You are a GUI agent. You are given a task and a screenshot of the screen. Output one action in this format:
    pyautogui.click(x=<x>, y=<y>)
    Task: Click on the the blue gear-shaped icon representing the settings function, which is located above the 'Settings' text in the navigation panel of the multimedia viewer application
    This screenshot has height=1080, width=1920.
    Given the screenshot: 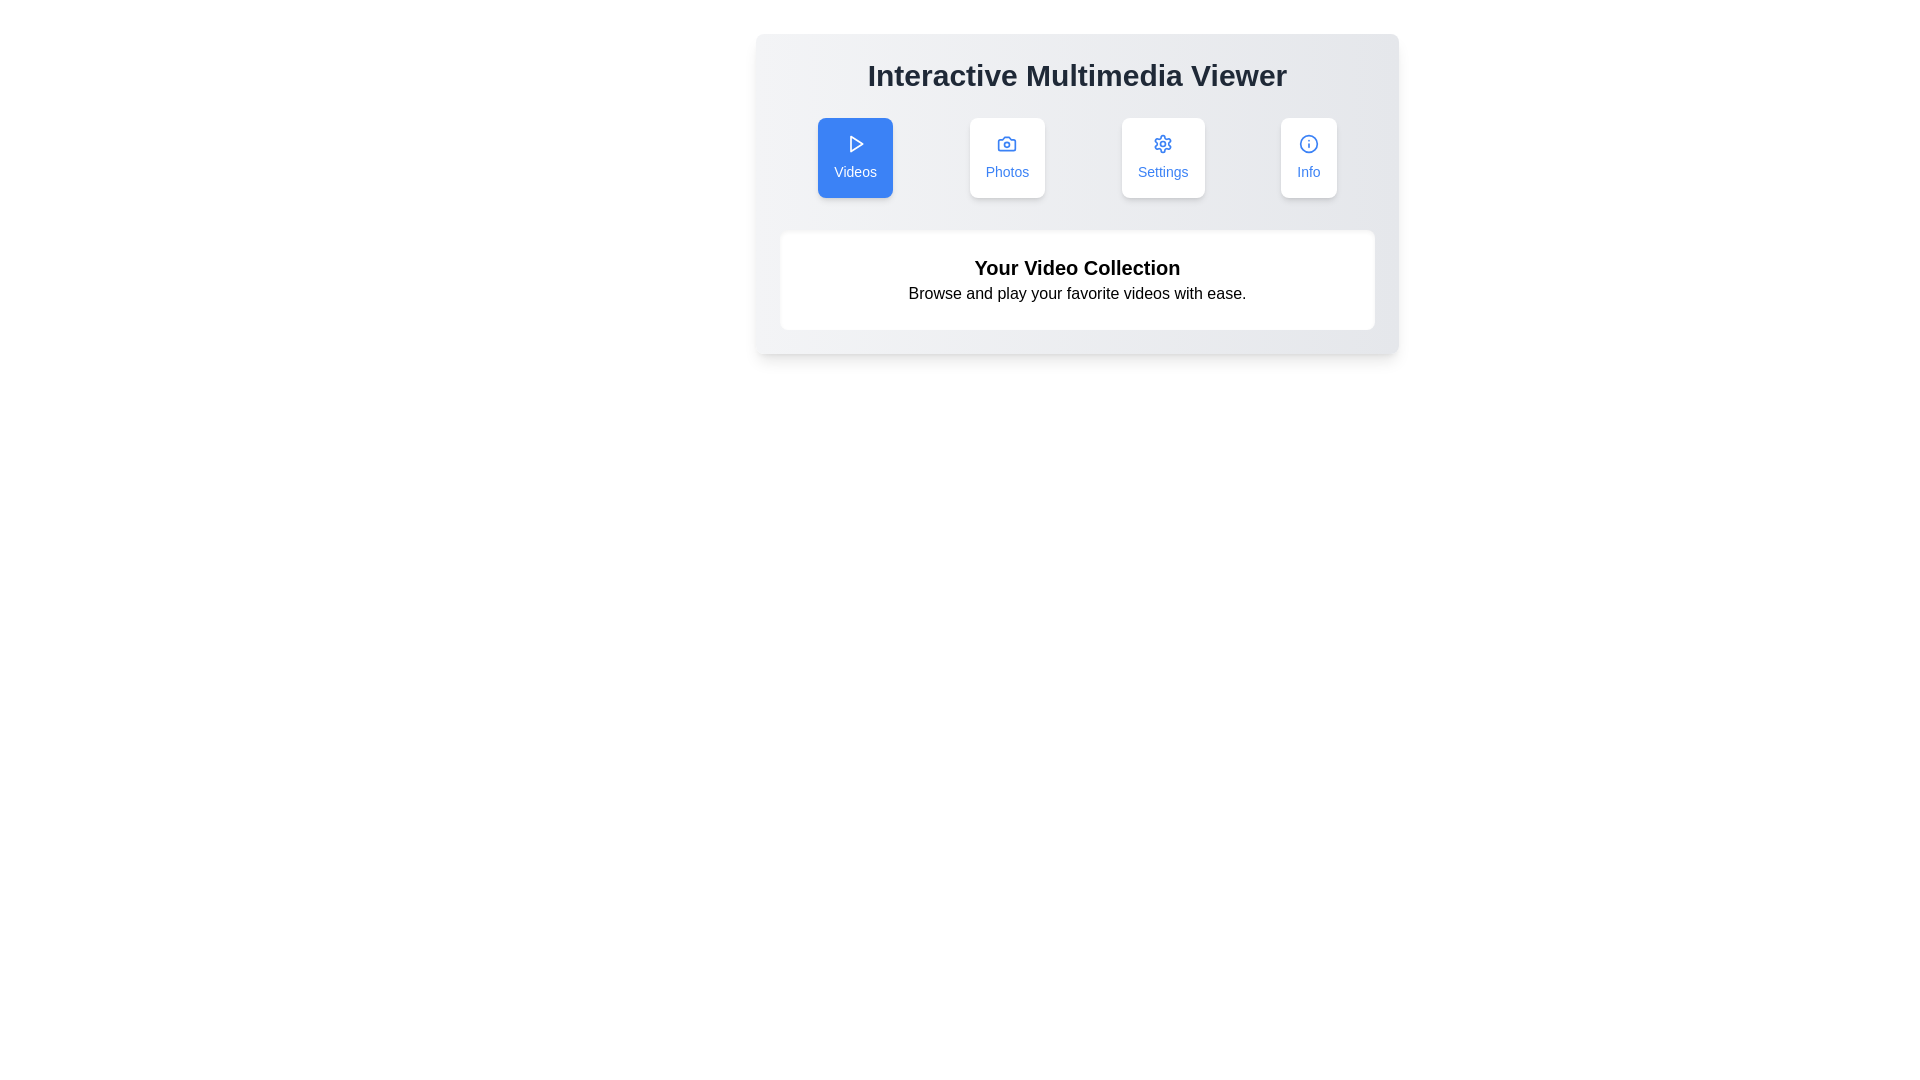 What is the action you would take?
    pyautogui.click(x=1163, y=142)
    